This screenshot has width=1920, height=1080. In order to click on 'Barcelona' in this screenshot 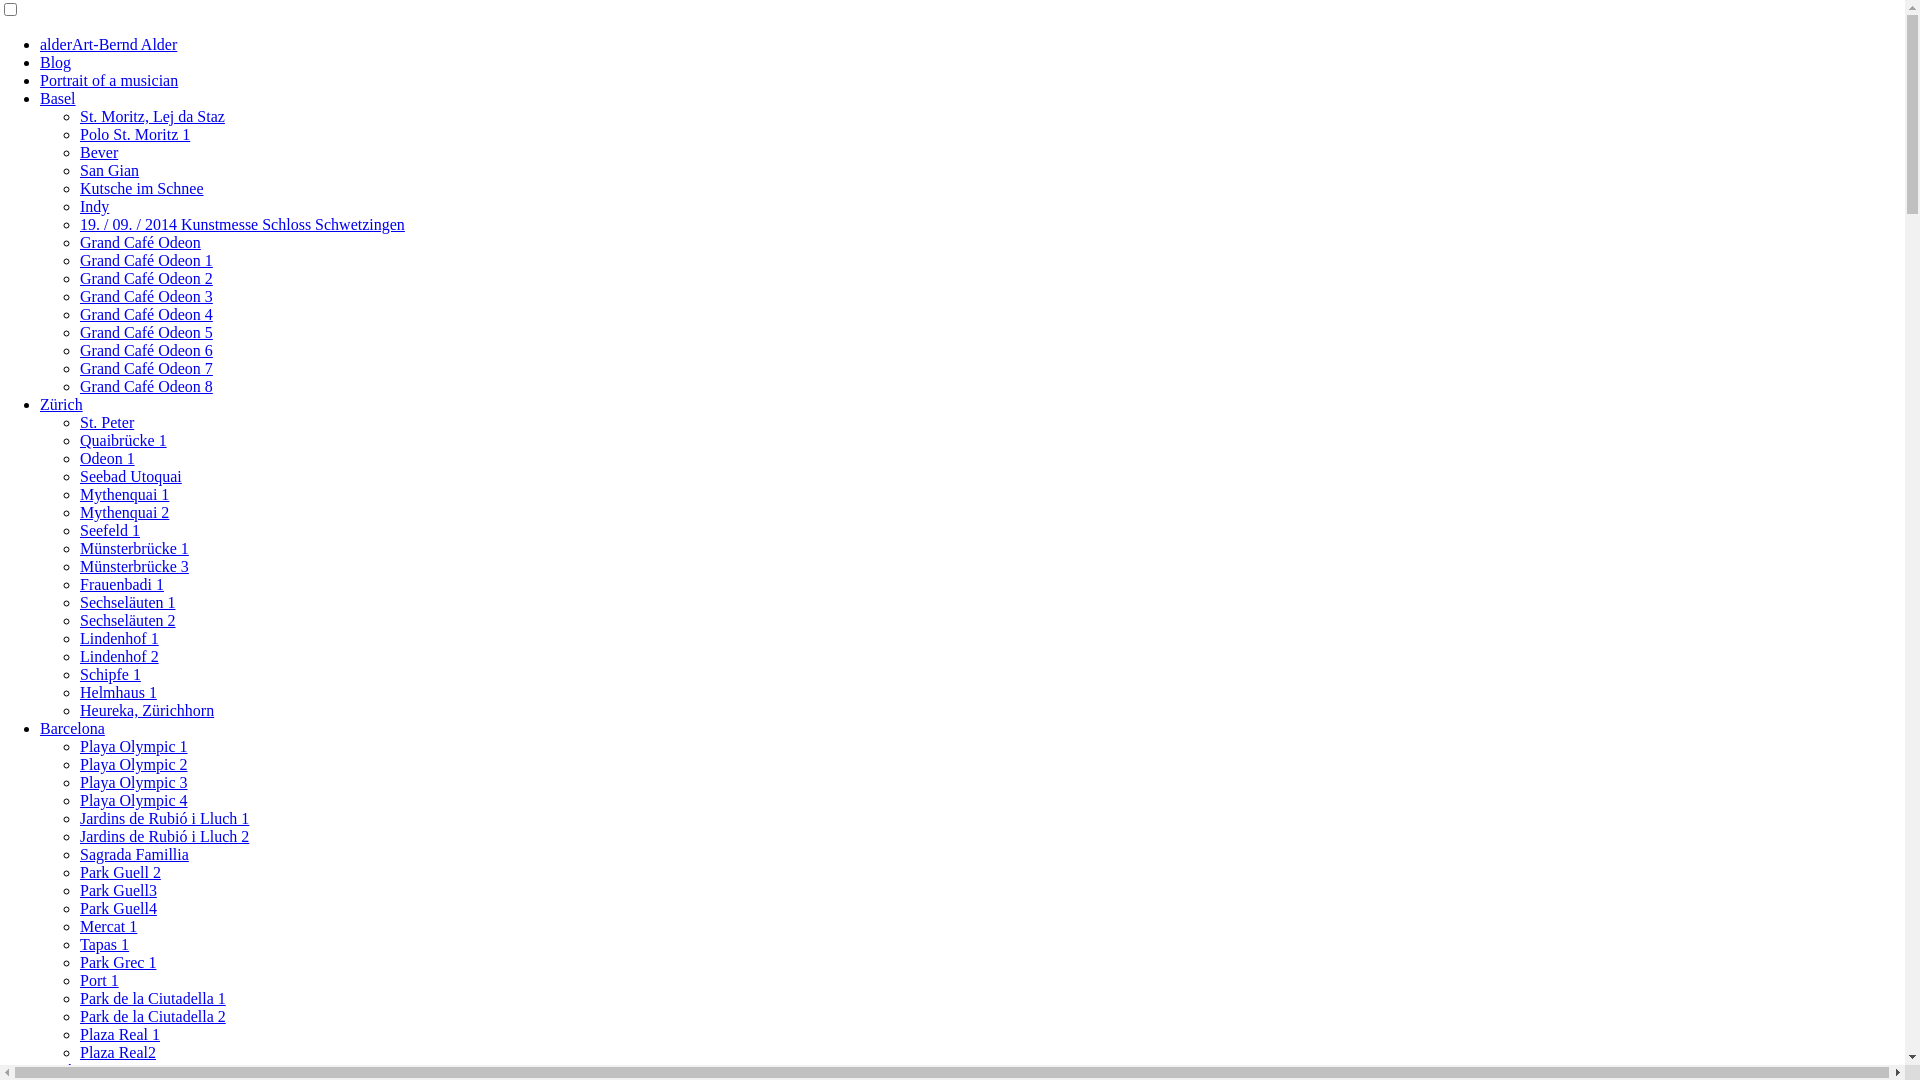, I will do `click(72, 728)`.